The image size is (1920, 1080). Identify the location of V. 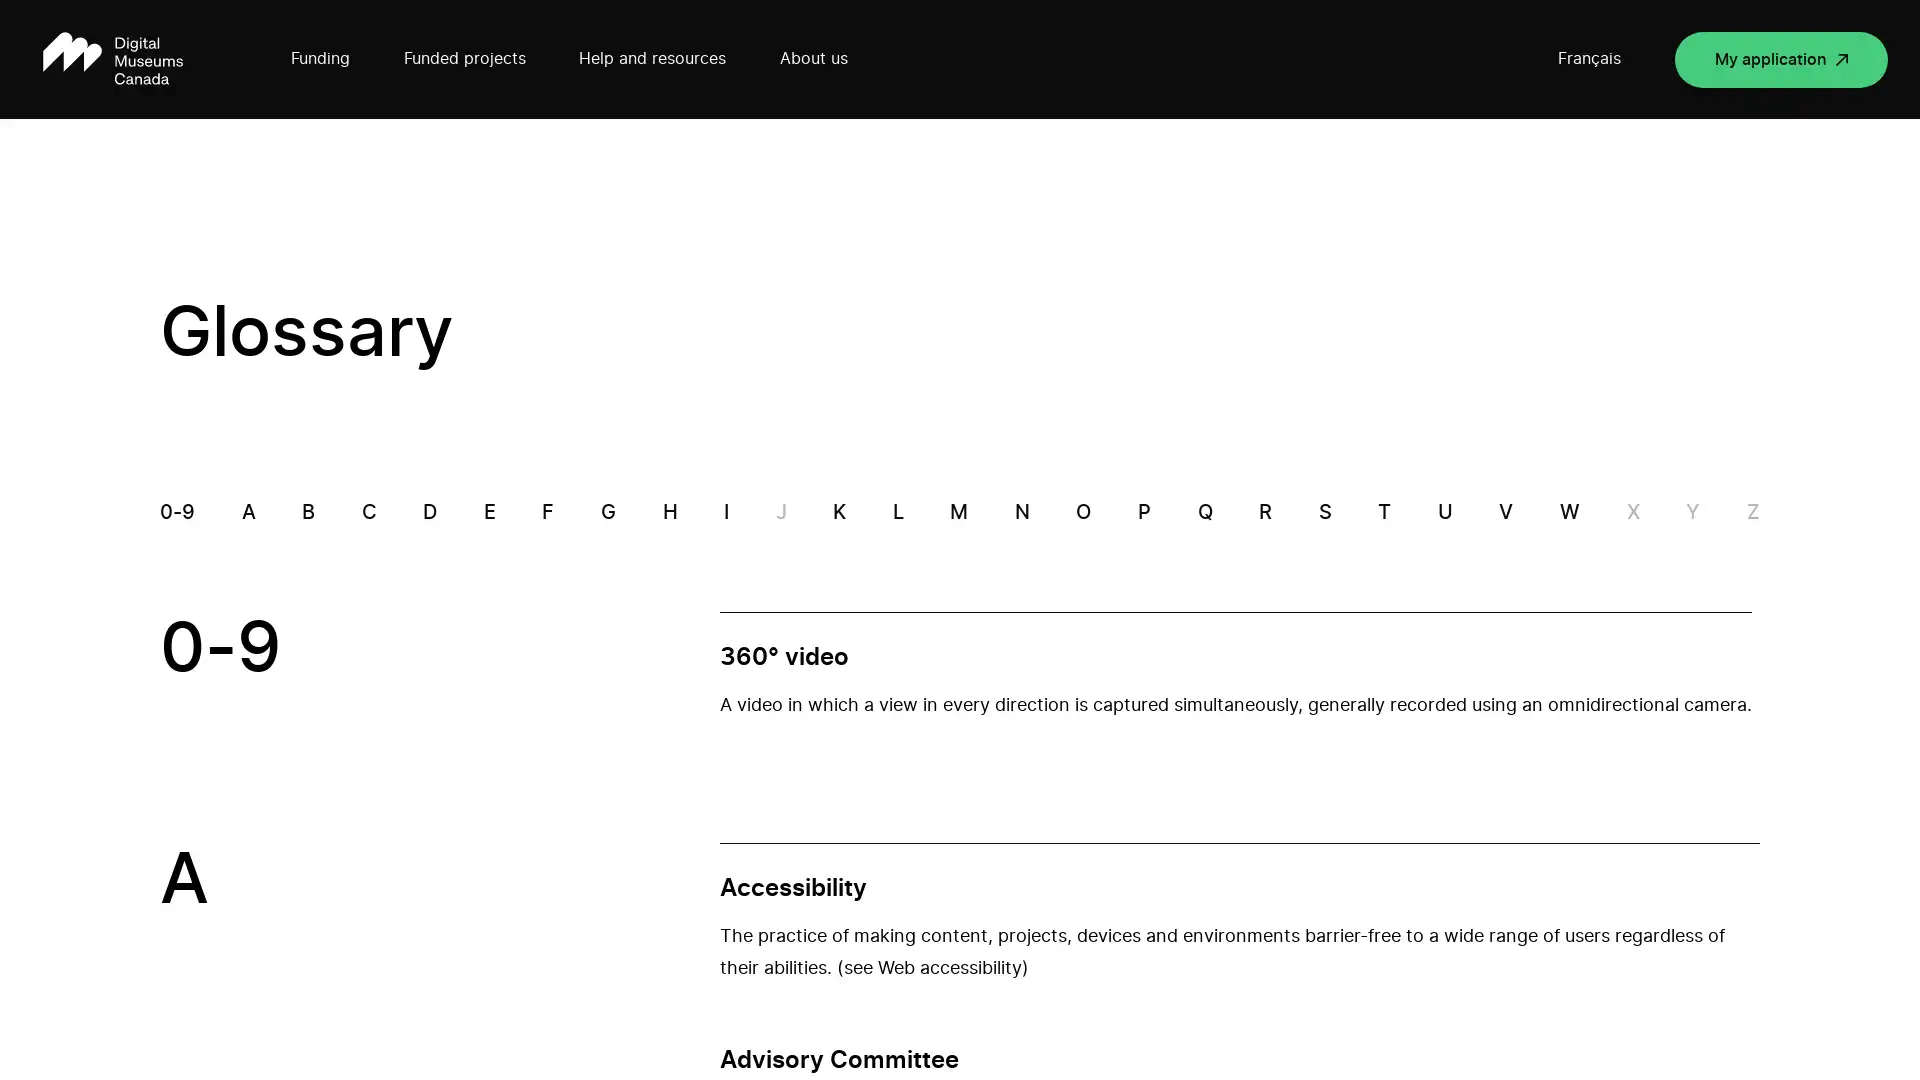
(1506, 512).